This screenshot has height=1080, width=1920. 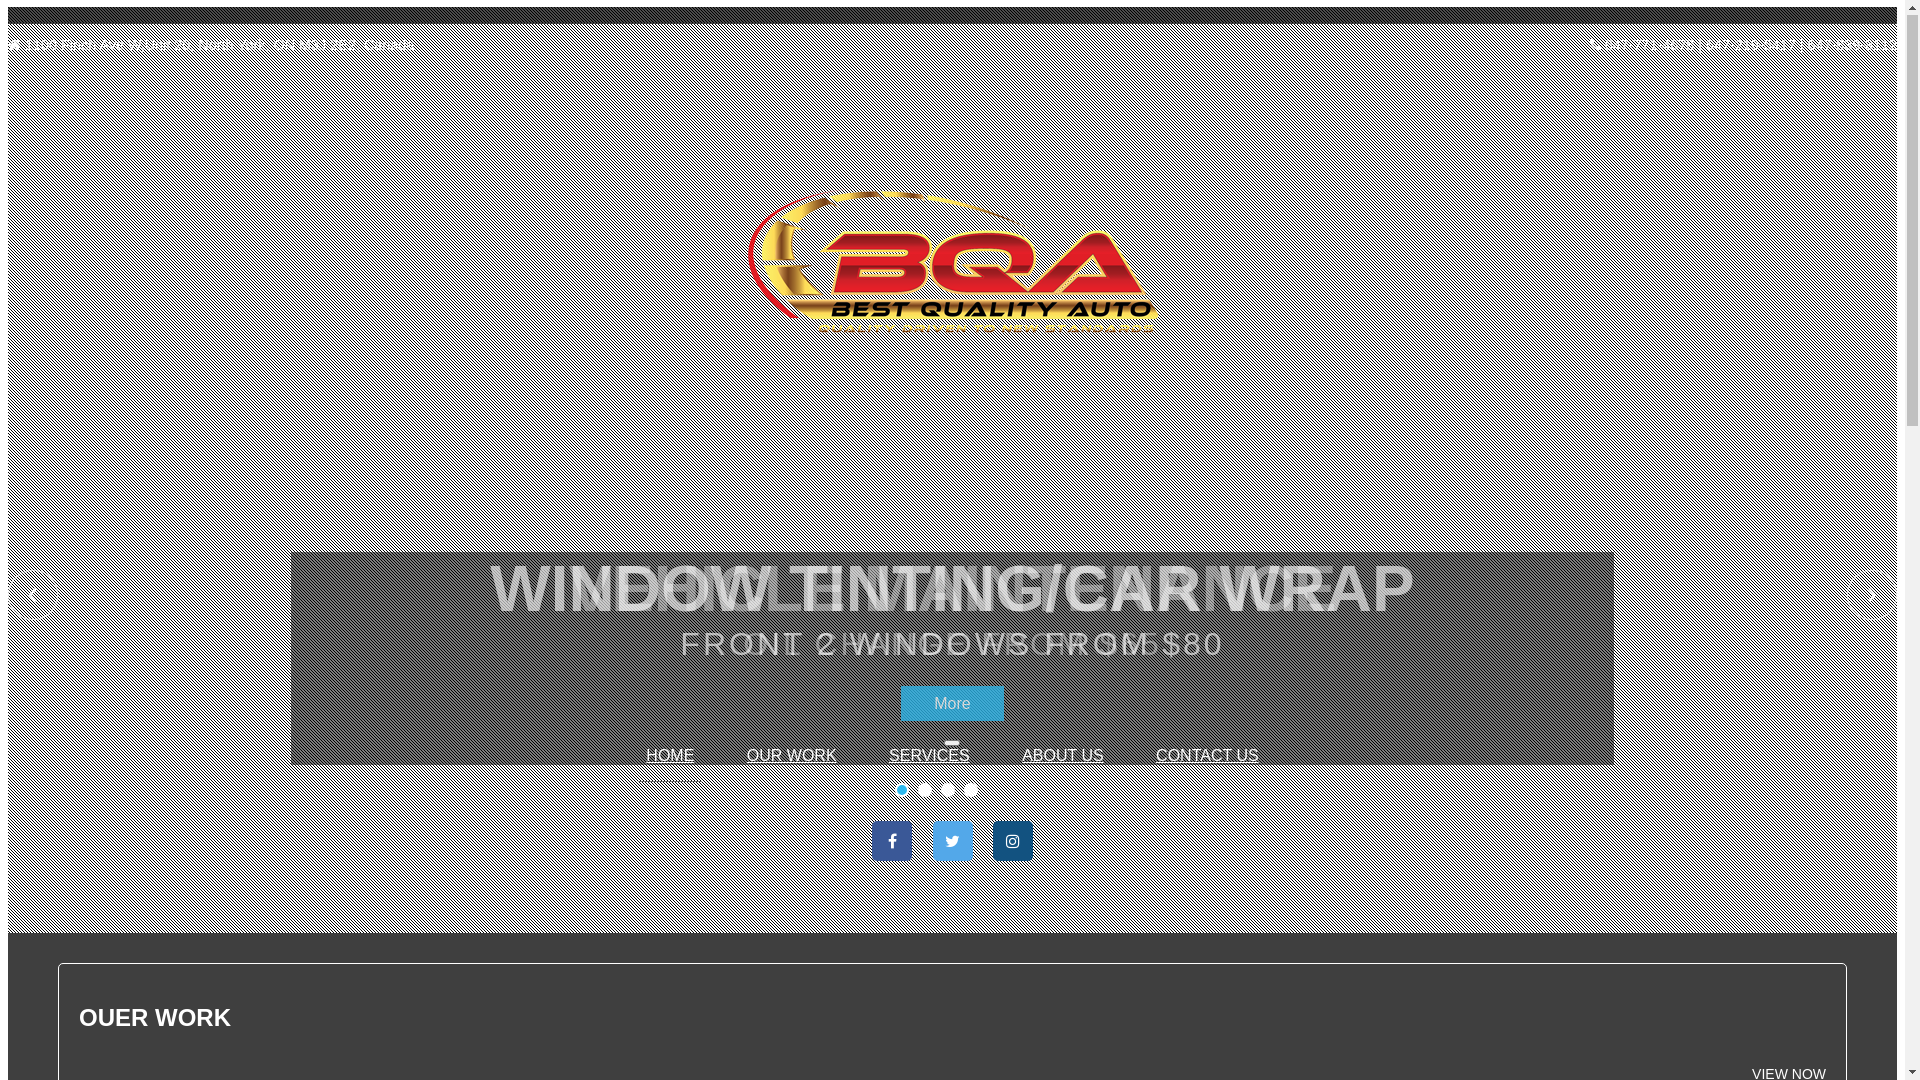 I want to click on 'SERVICES', so click(x=880, y=756).